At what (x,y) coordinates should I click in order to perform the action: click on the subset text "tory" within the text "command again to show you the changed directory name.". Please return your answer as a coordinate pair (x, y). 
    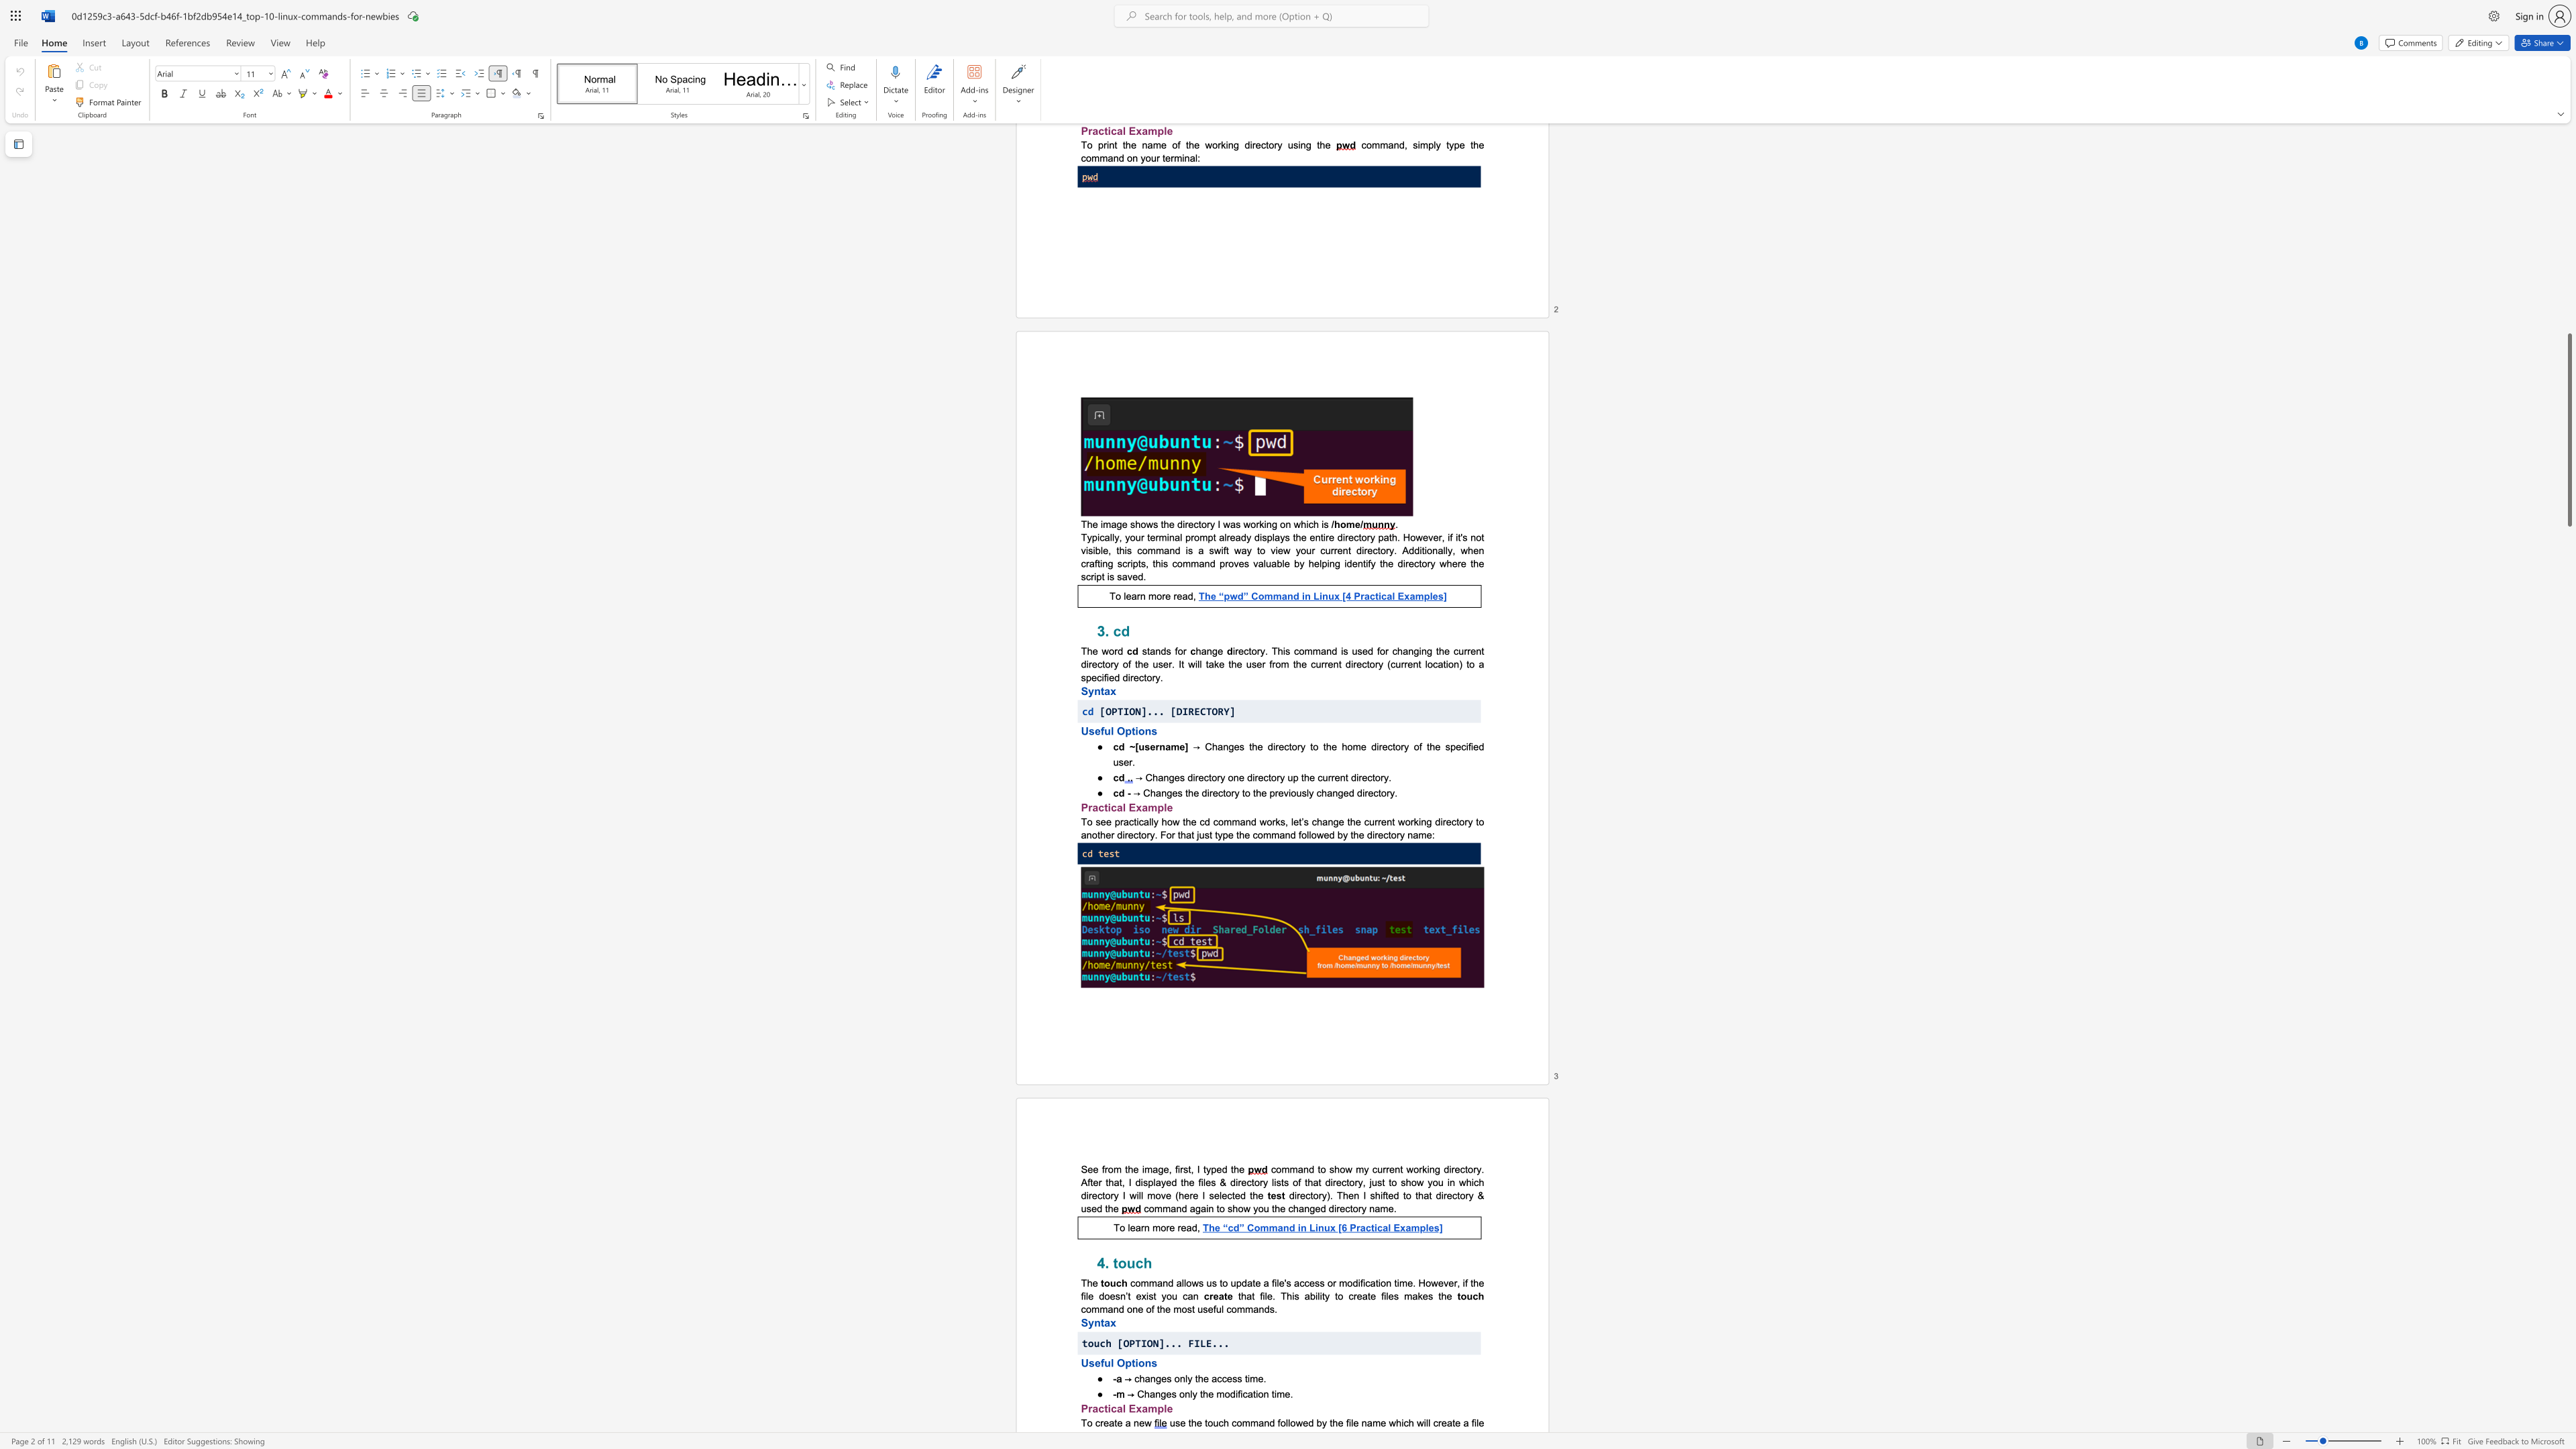
    Looking at the image, I should click on (1349, 1208).